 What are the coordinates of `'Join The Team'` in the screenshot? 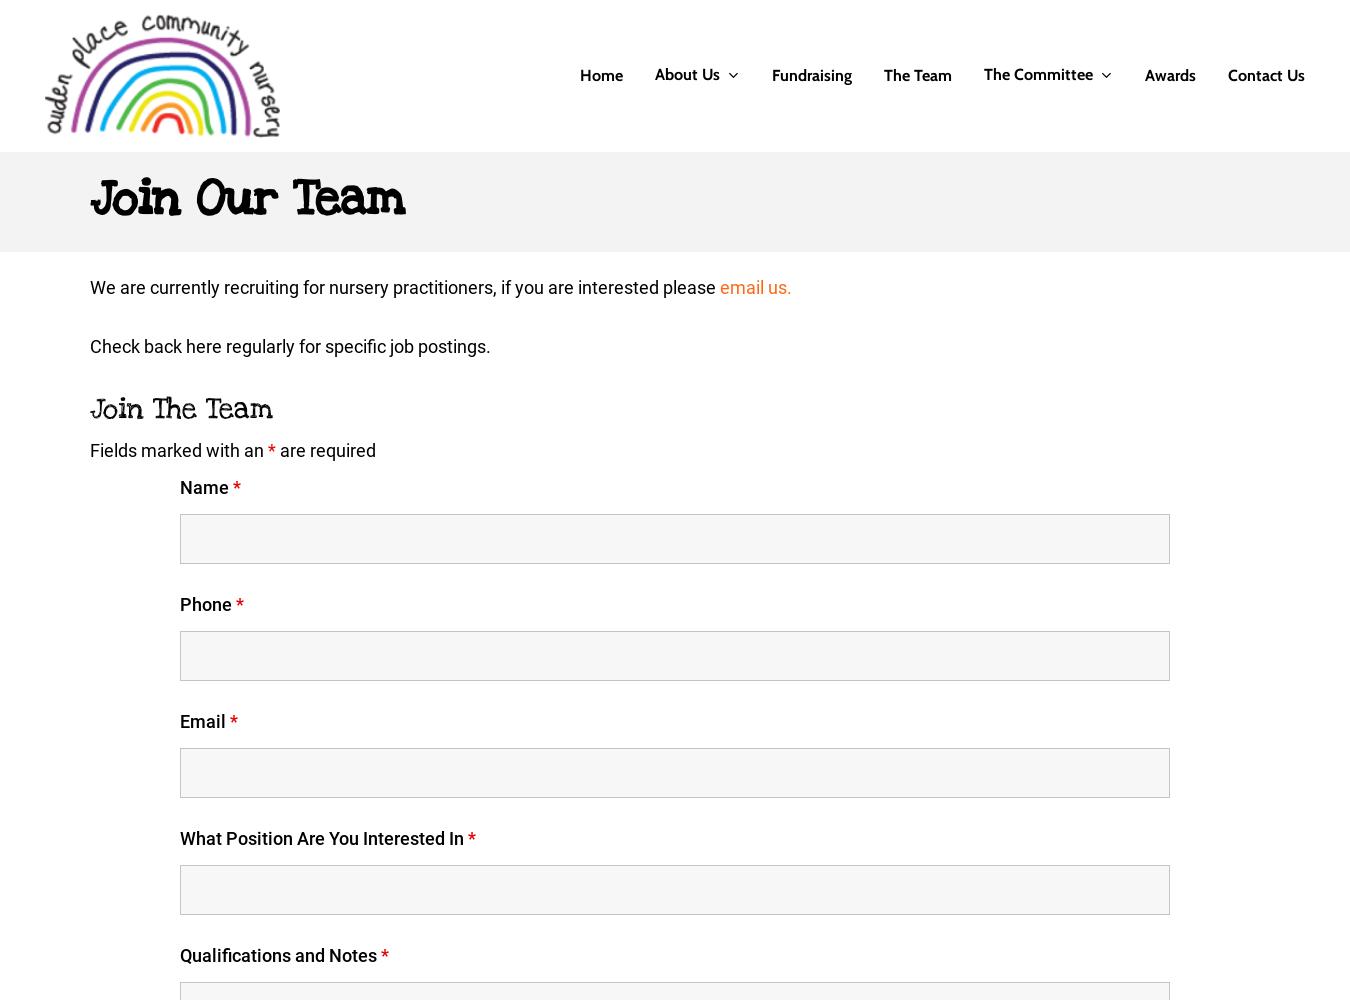 It's located at (181, 409).